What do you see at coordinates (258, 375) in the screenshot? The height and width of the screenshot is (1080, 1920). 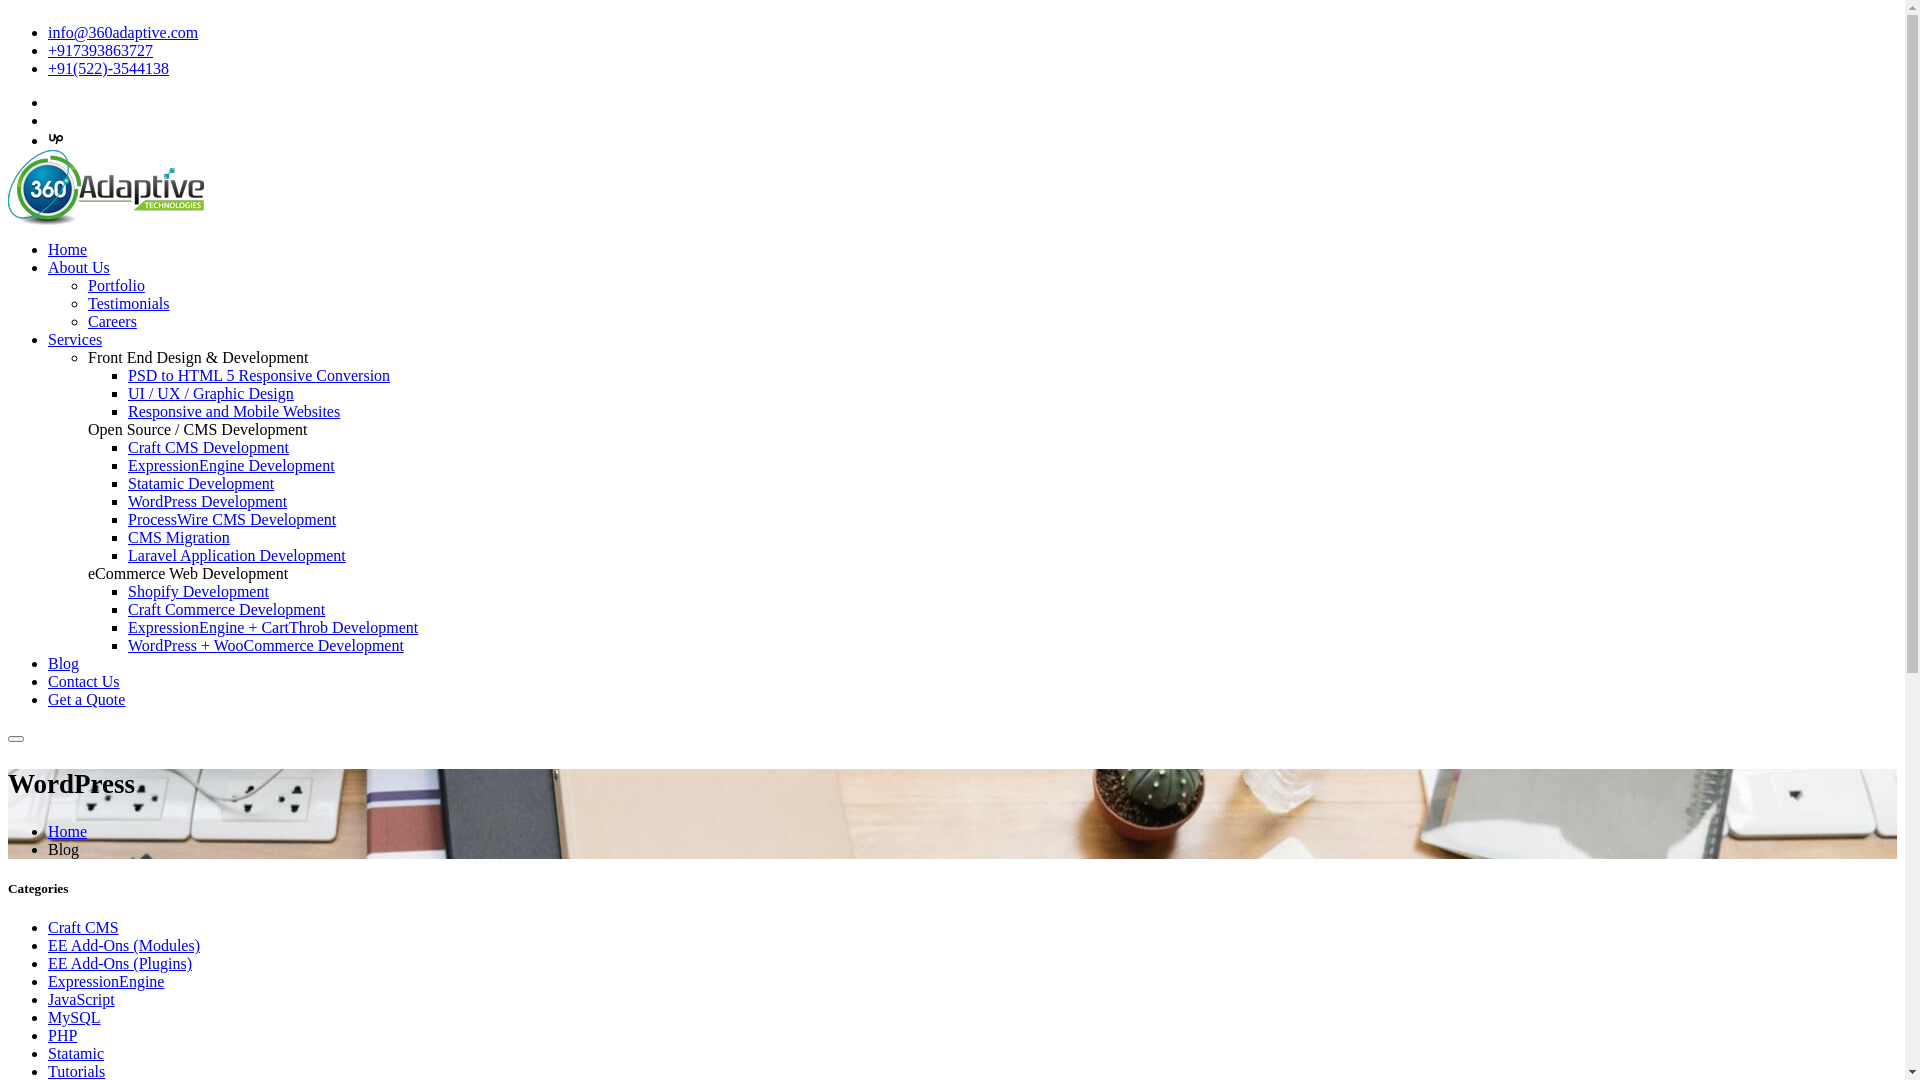 I see `'PSD to HTML 5 Responsive Conversion'` at bounding box center [258, 375].